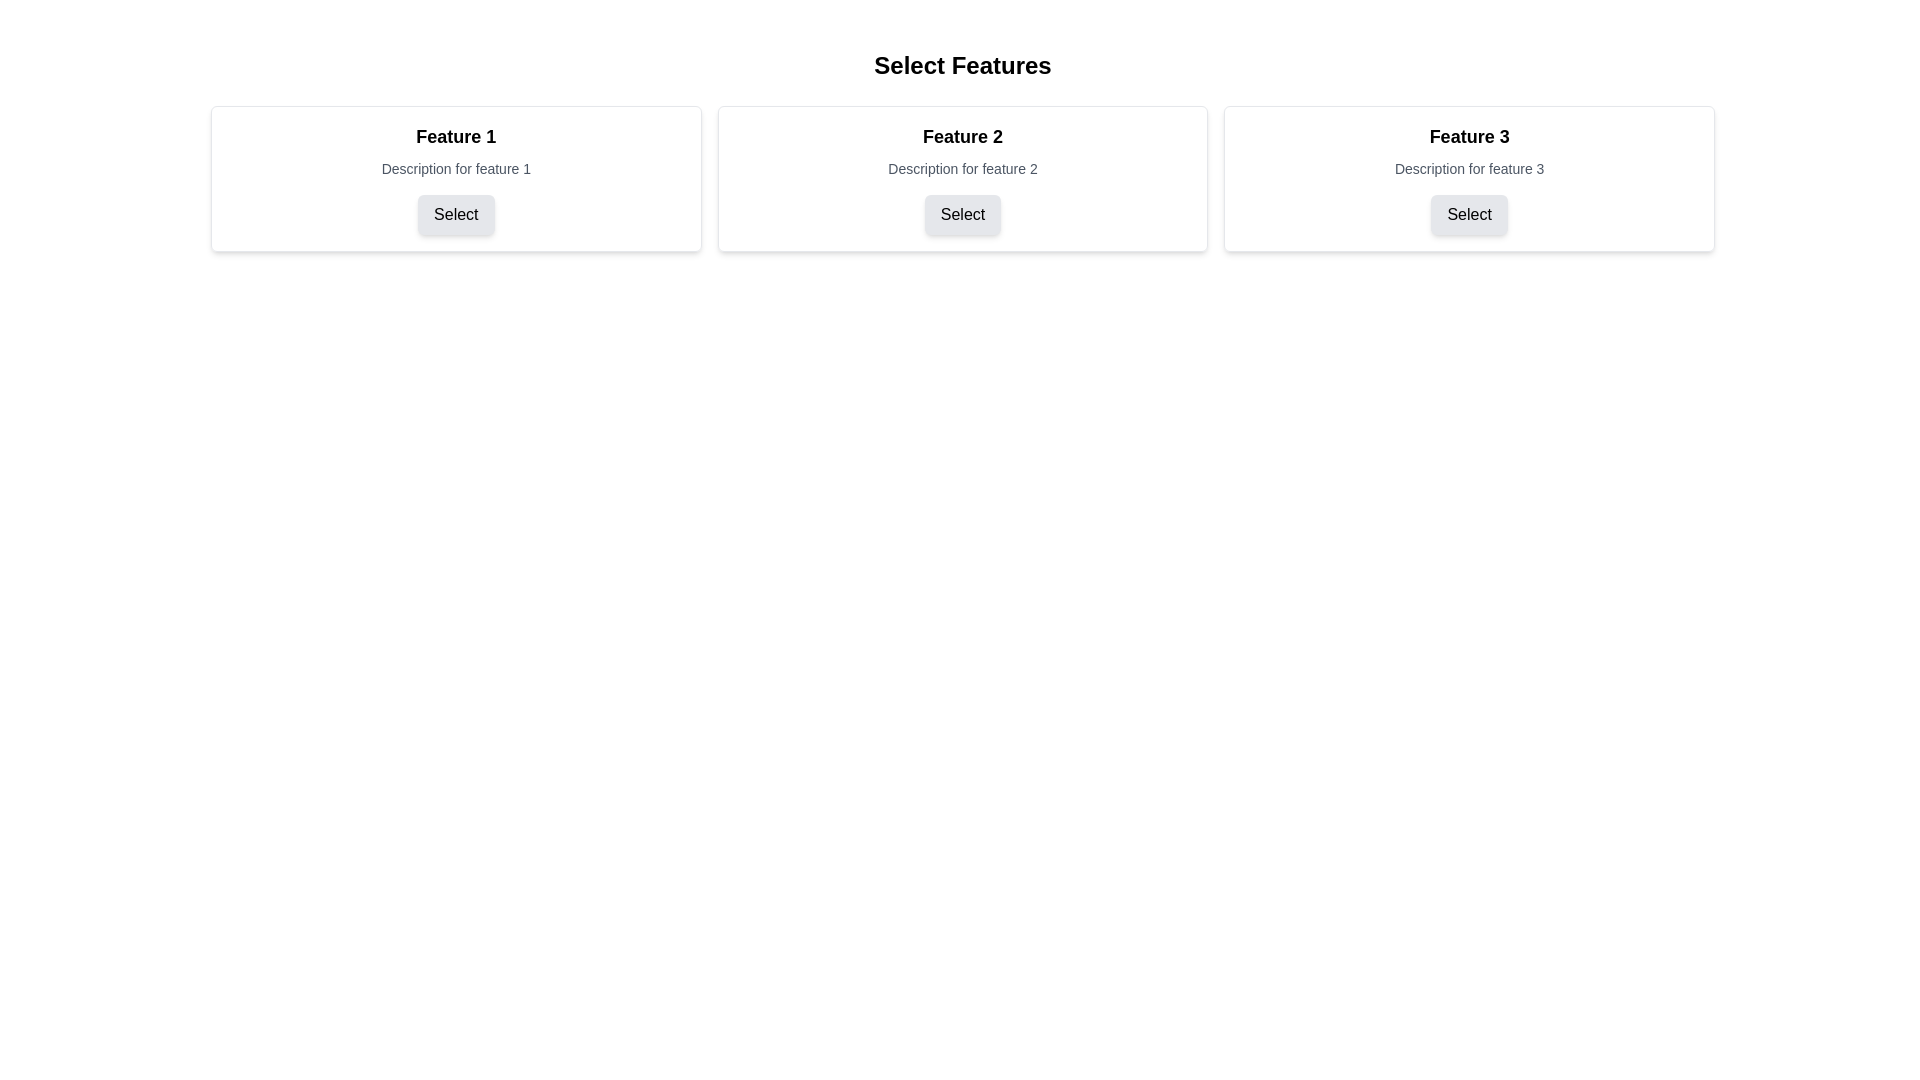  I want to click on the 'Select' button located at the bottom of the 'Feature 1' panel, so click(455, 215).